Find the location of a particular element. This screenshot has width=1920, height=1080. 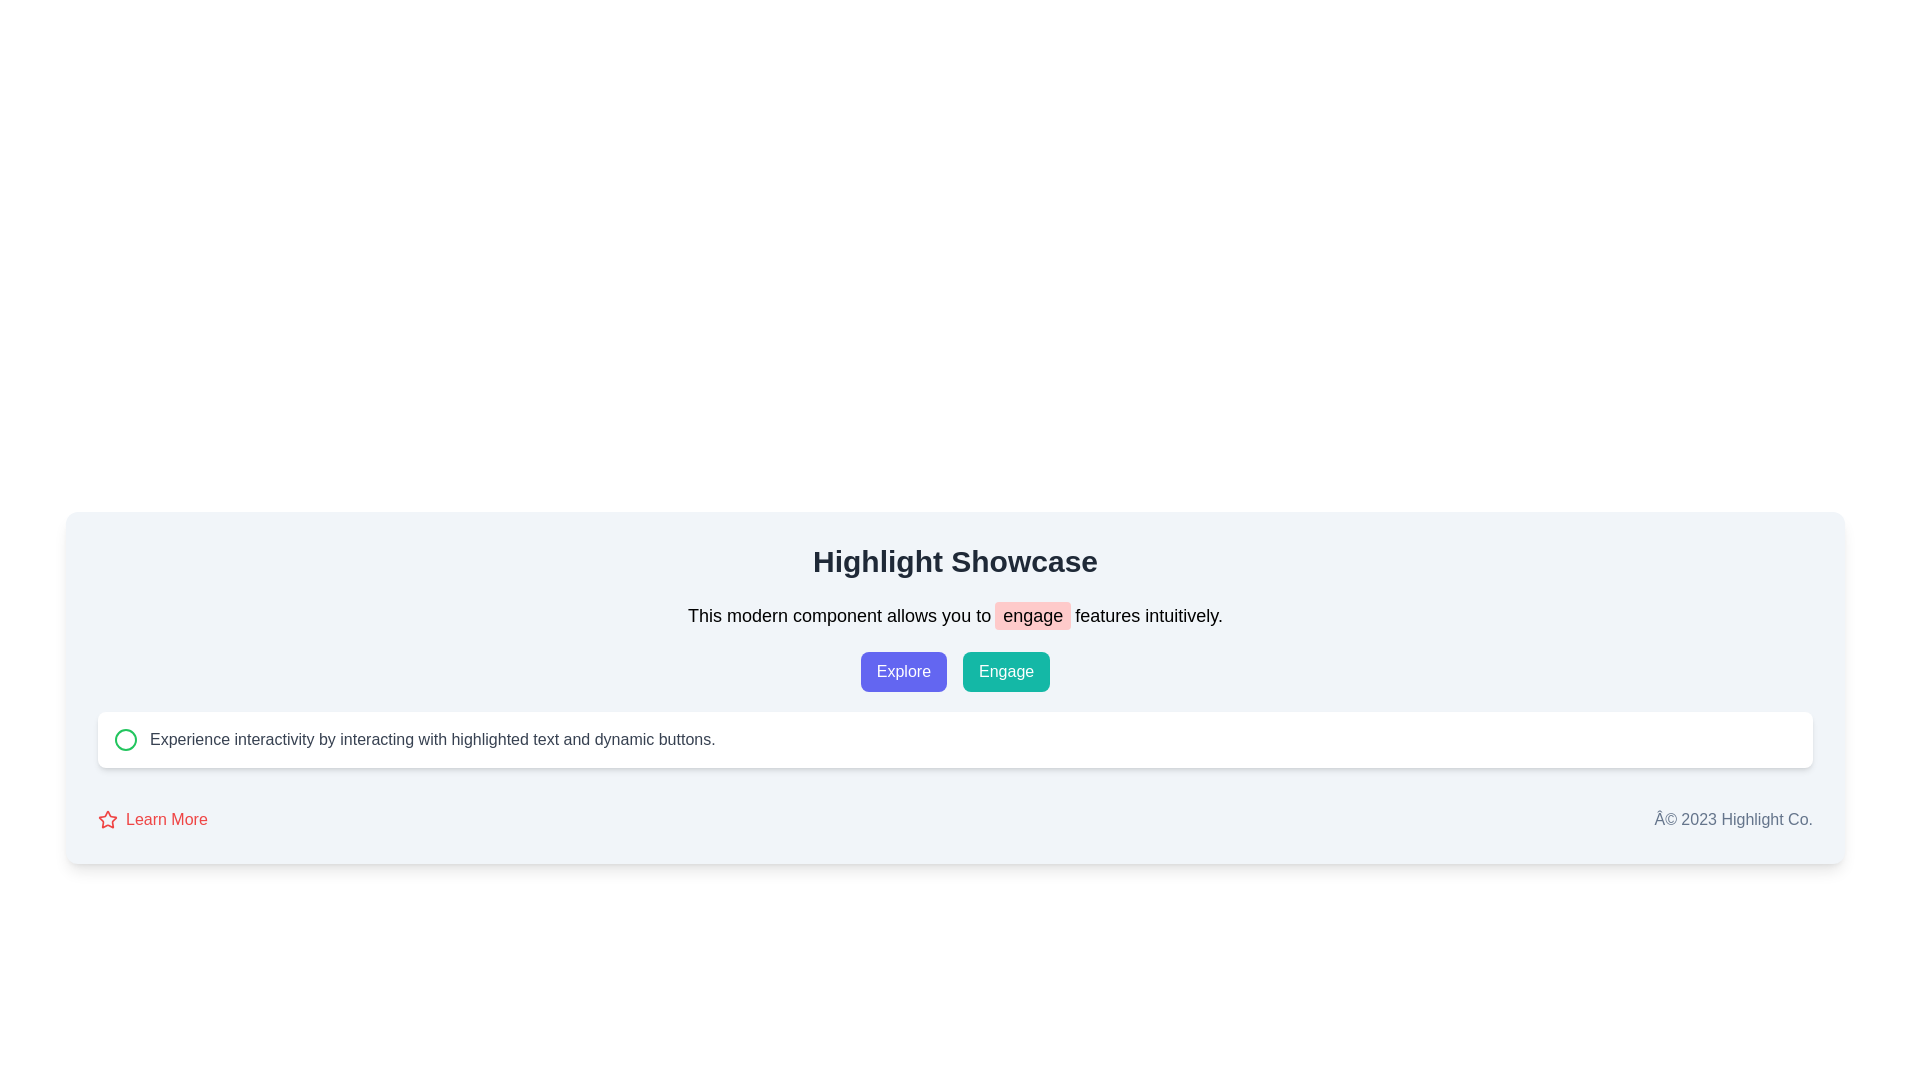

the star-shaped icon with a hollow interior and stroke-style outline, located near the bottom-left corner of the viewport, above the 'Learn More' text is located at coordinates (107, 819).